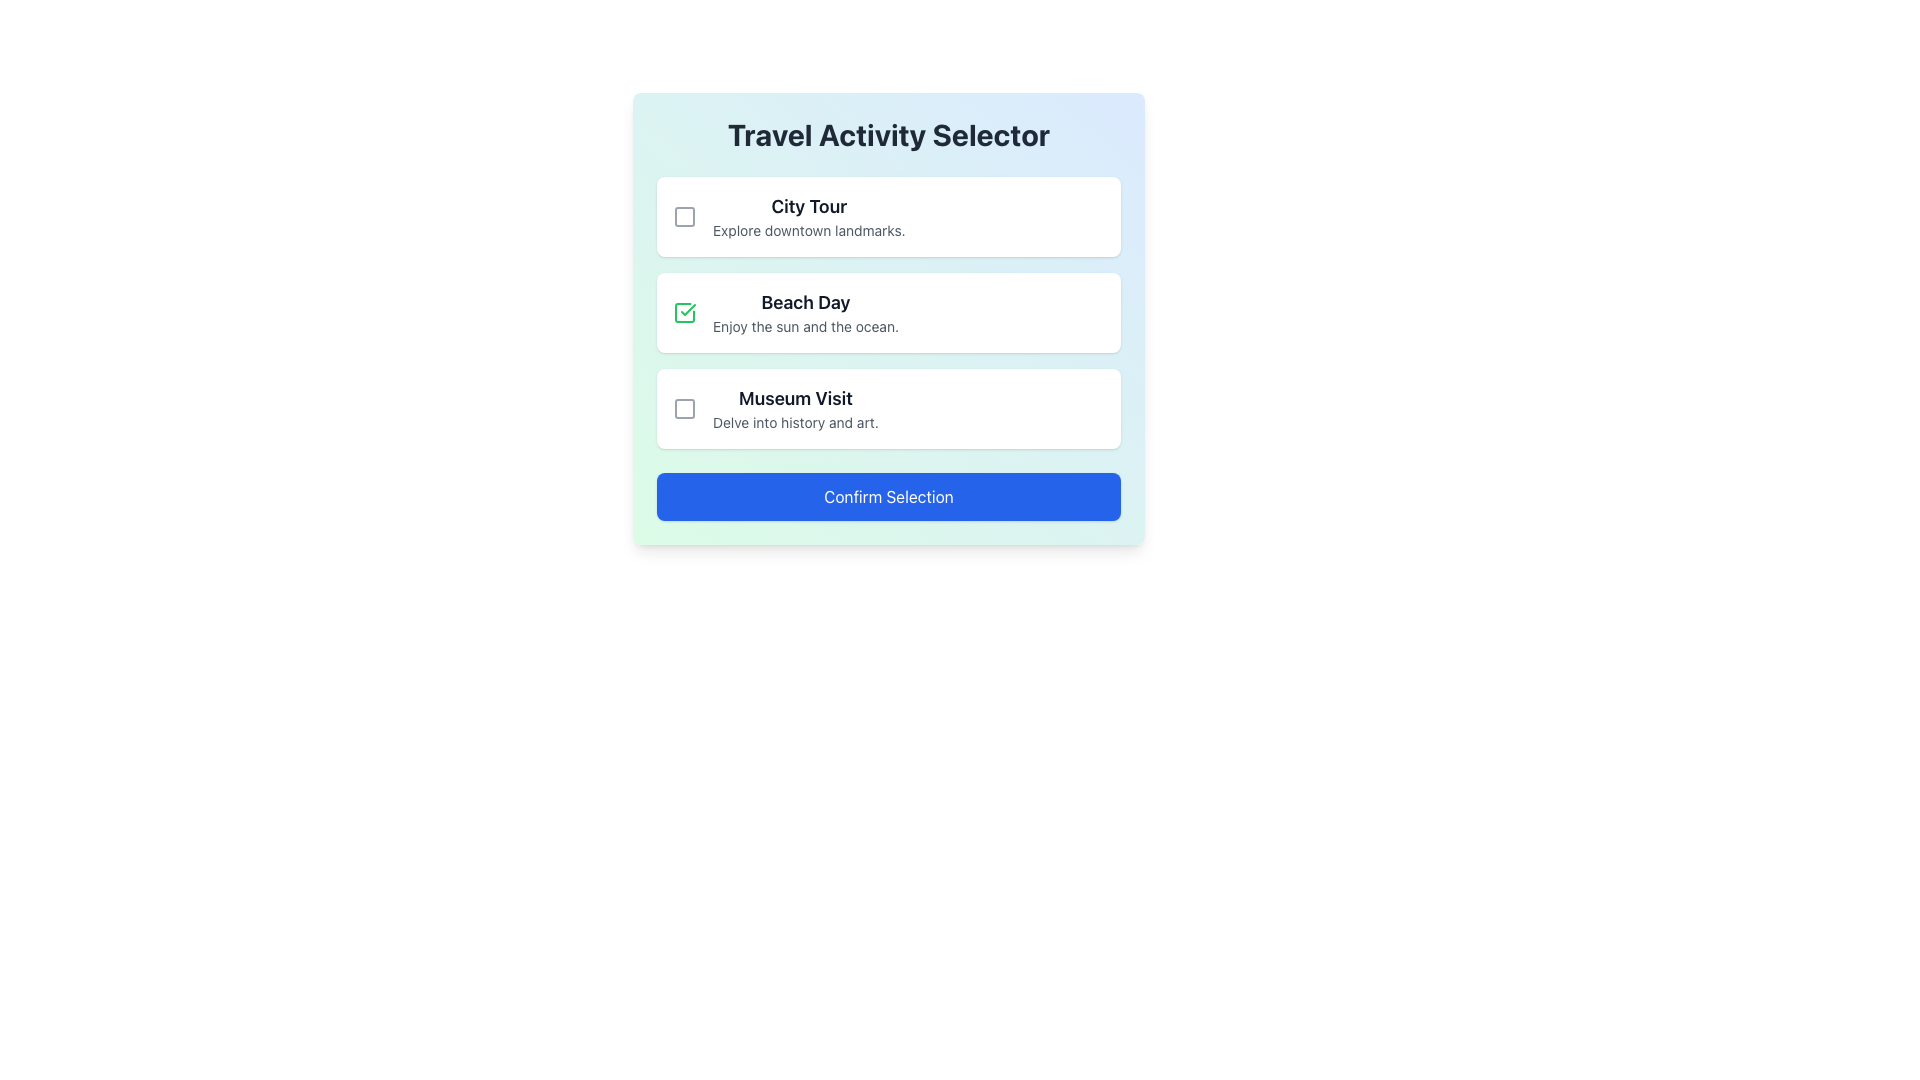 This screenshot has height=1080, width=1920. What do you see at coordinates (685, 312) in the screenshot?
I see `the checkbox for the 'Beach Day' activity option` at bounding box center [685, 312].